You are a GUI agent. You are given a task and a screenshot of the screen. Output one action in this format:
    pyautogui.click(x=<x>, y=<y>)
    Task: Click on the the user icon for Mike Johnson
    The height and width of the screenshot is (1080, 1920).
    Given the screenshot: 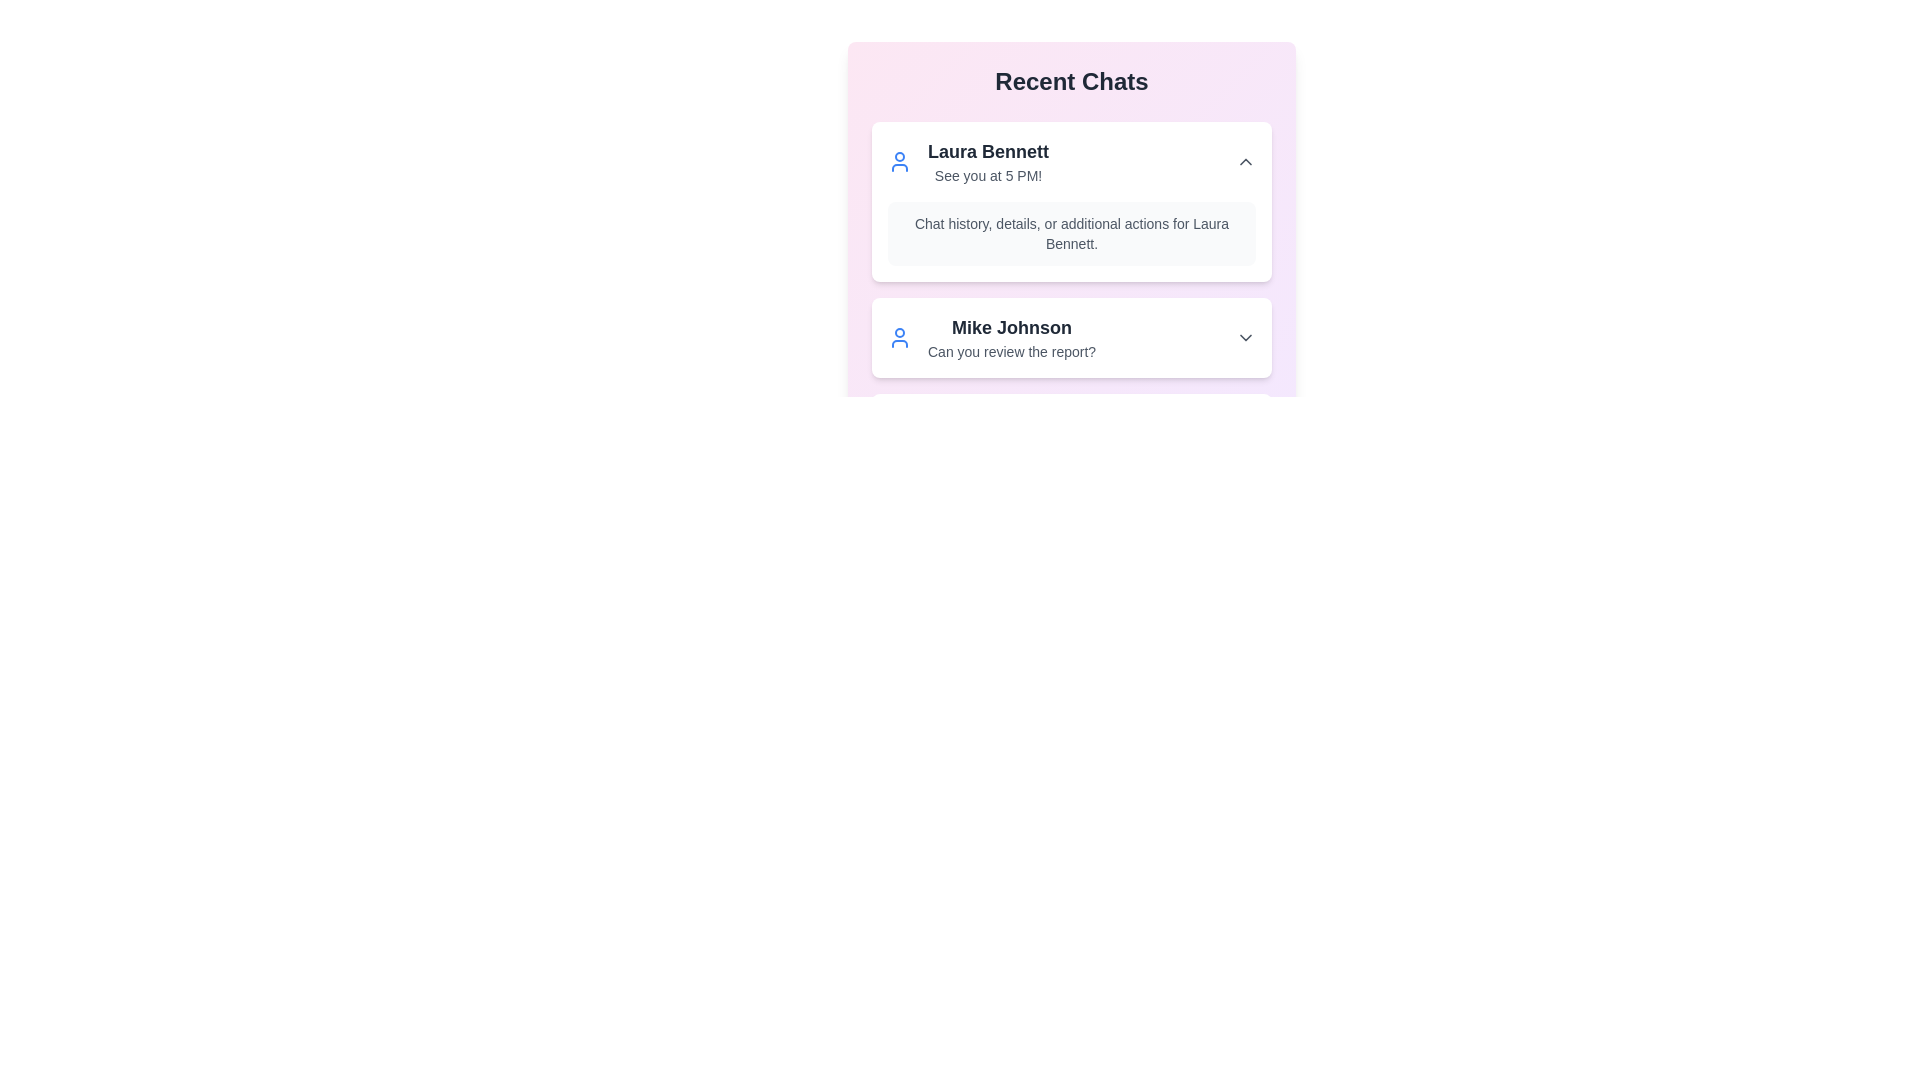 What is the action you would take?
    pyautogui.click(x=899, y=337)
    